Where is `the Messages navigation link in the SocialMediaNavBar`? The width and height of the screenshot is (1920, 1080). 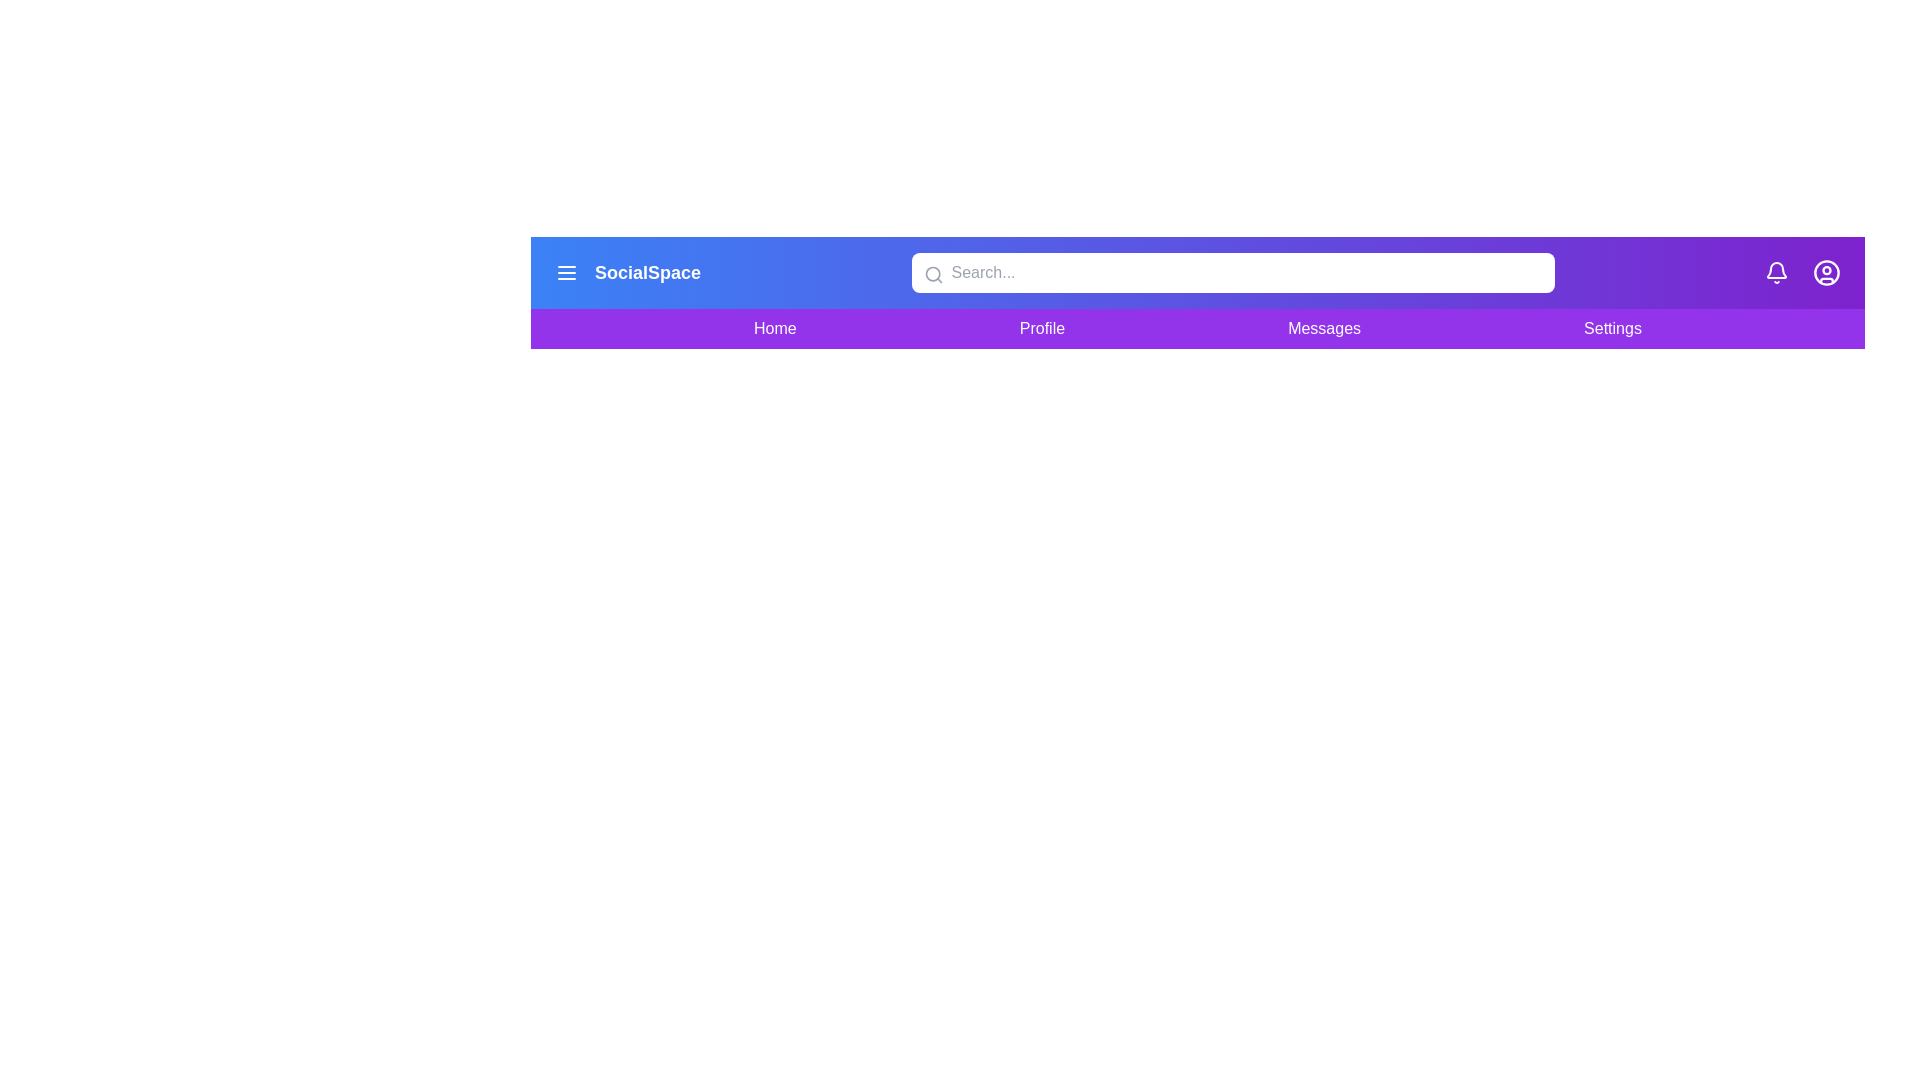 the Messages navigation link in the SocialMediaNavBar is located at coordinates (1324, 327).